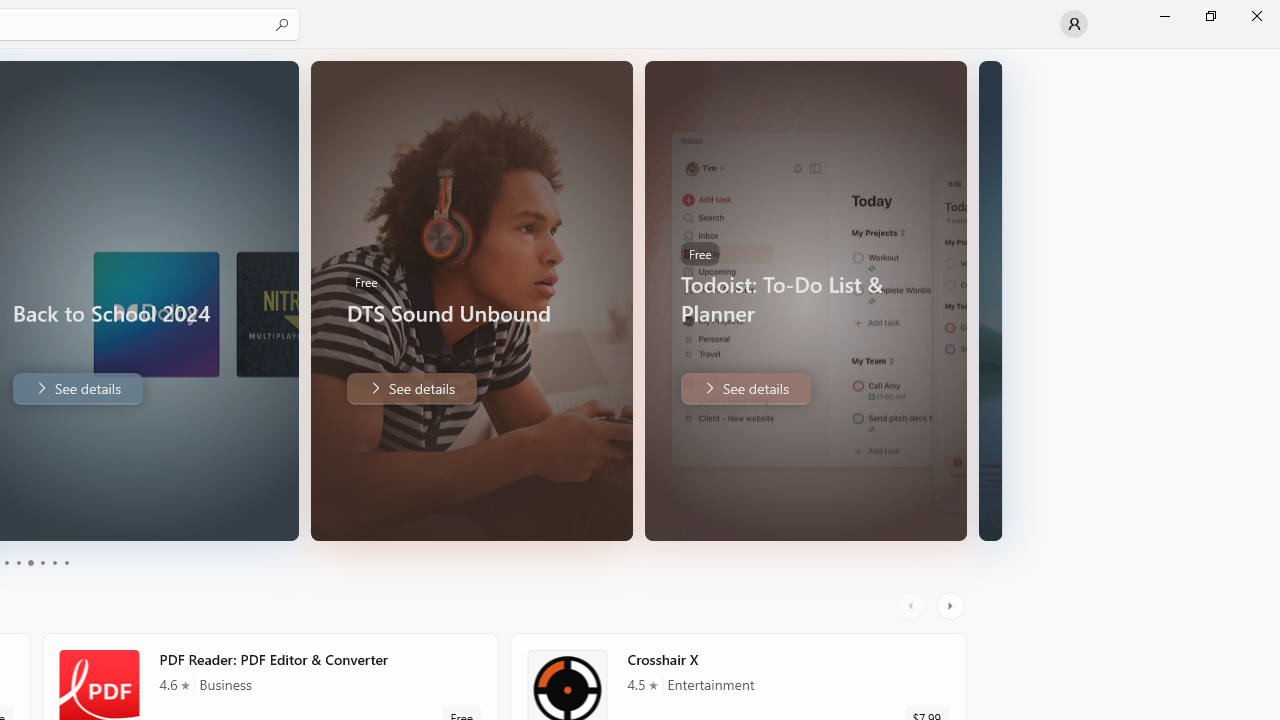  What do you see at coordinates (1209, 15) in the screenshot?
I see `'Restore Microsoft Store'` at bounding box center [1209, 15].